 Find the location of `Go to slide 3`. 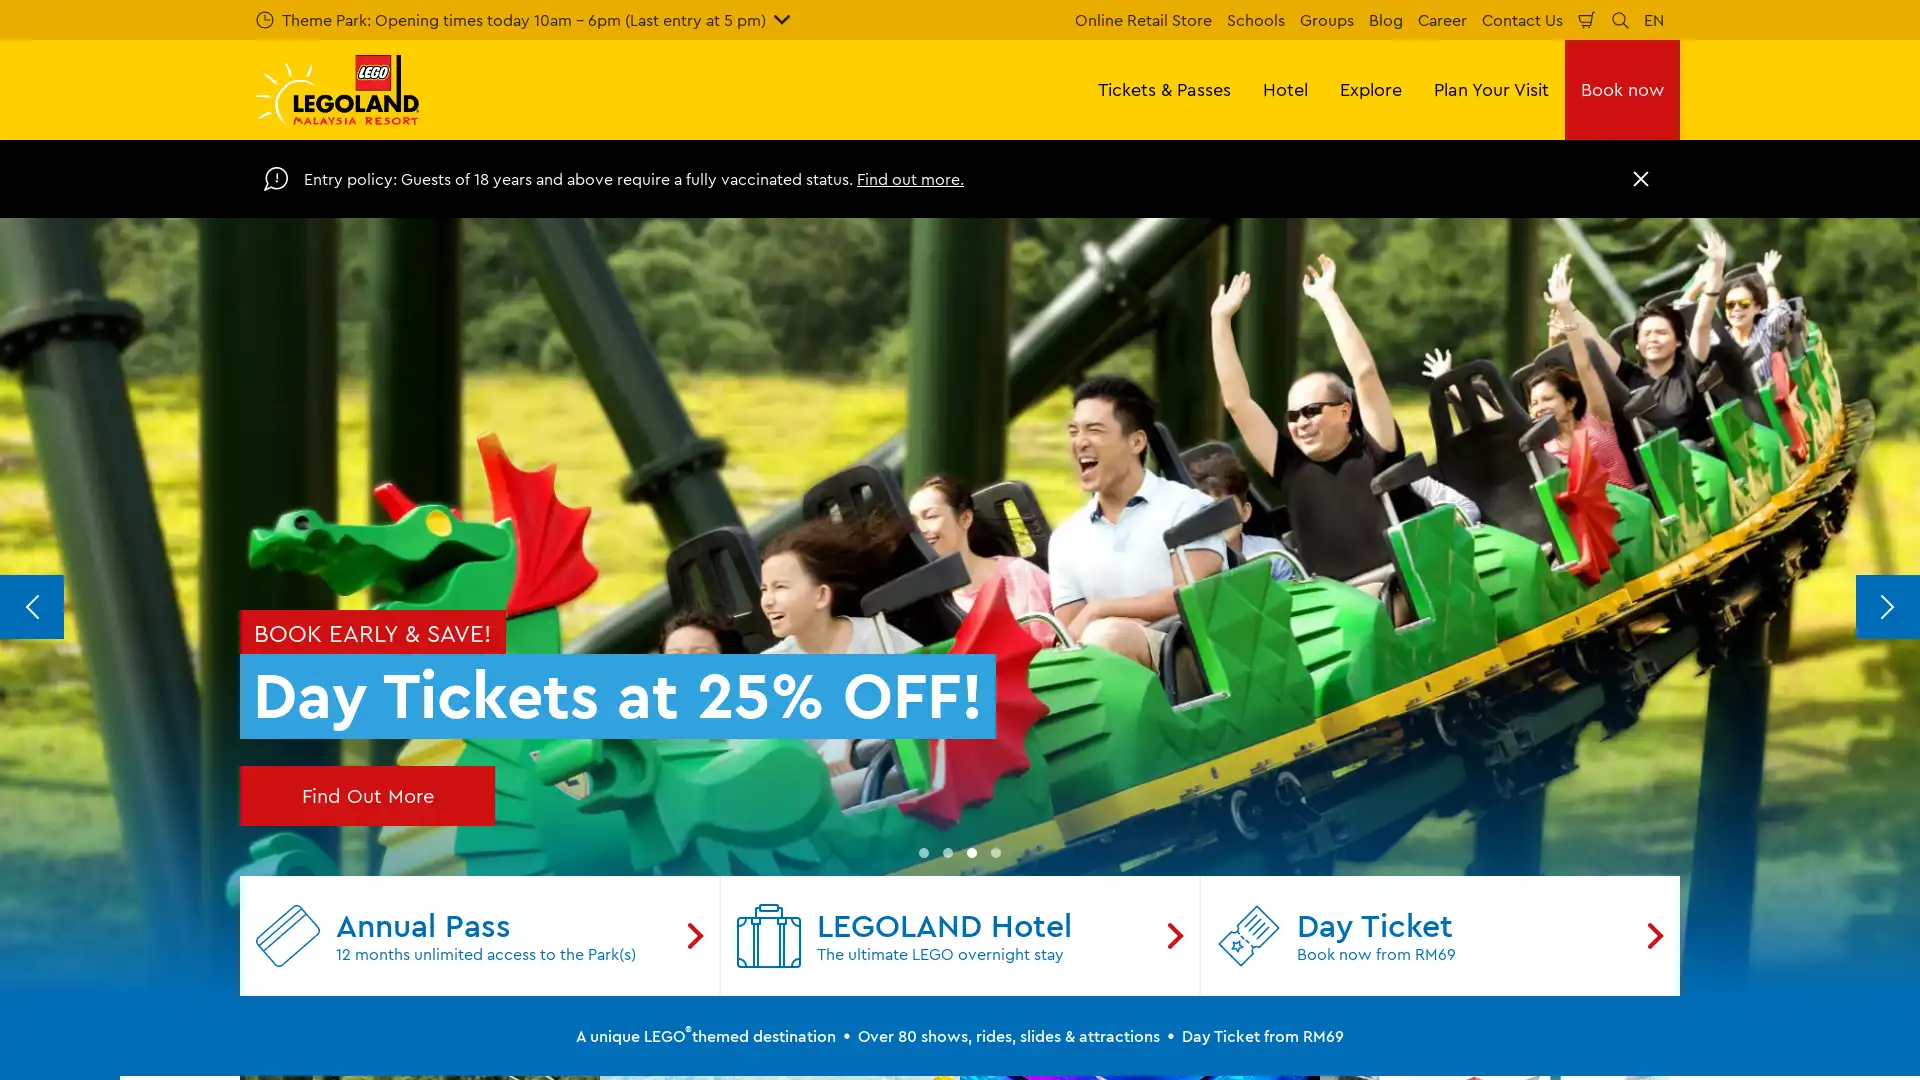

Go to slide 3 is located at coordinates (971, 852).